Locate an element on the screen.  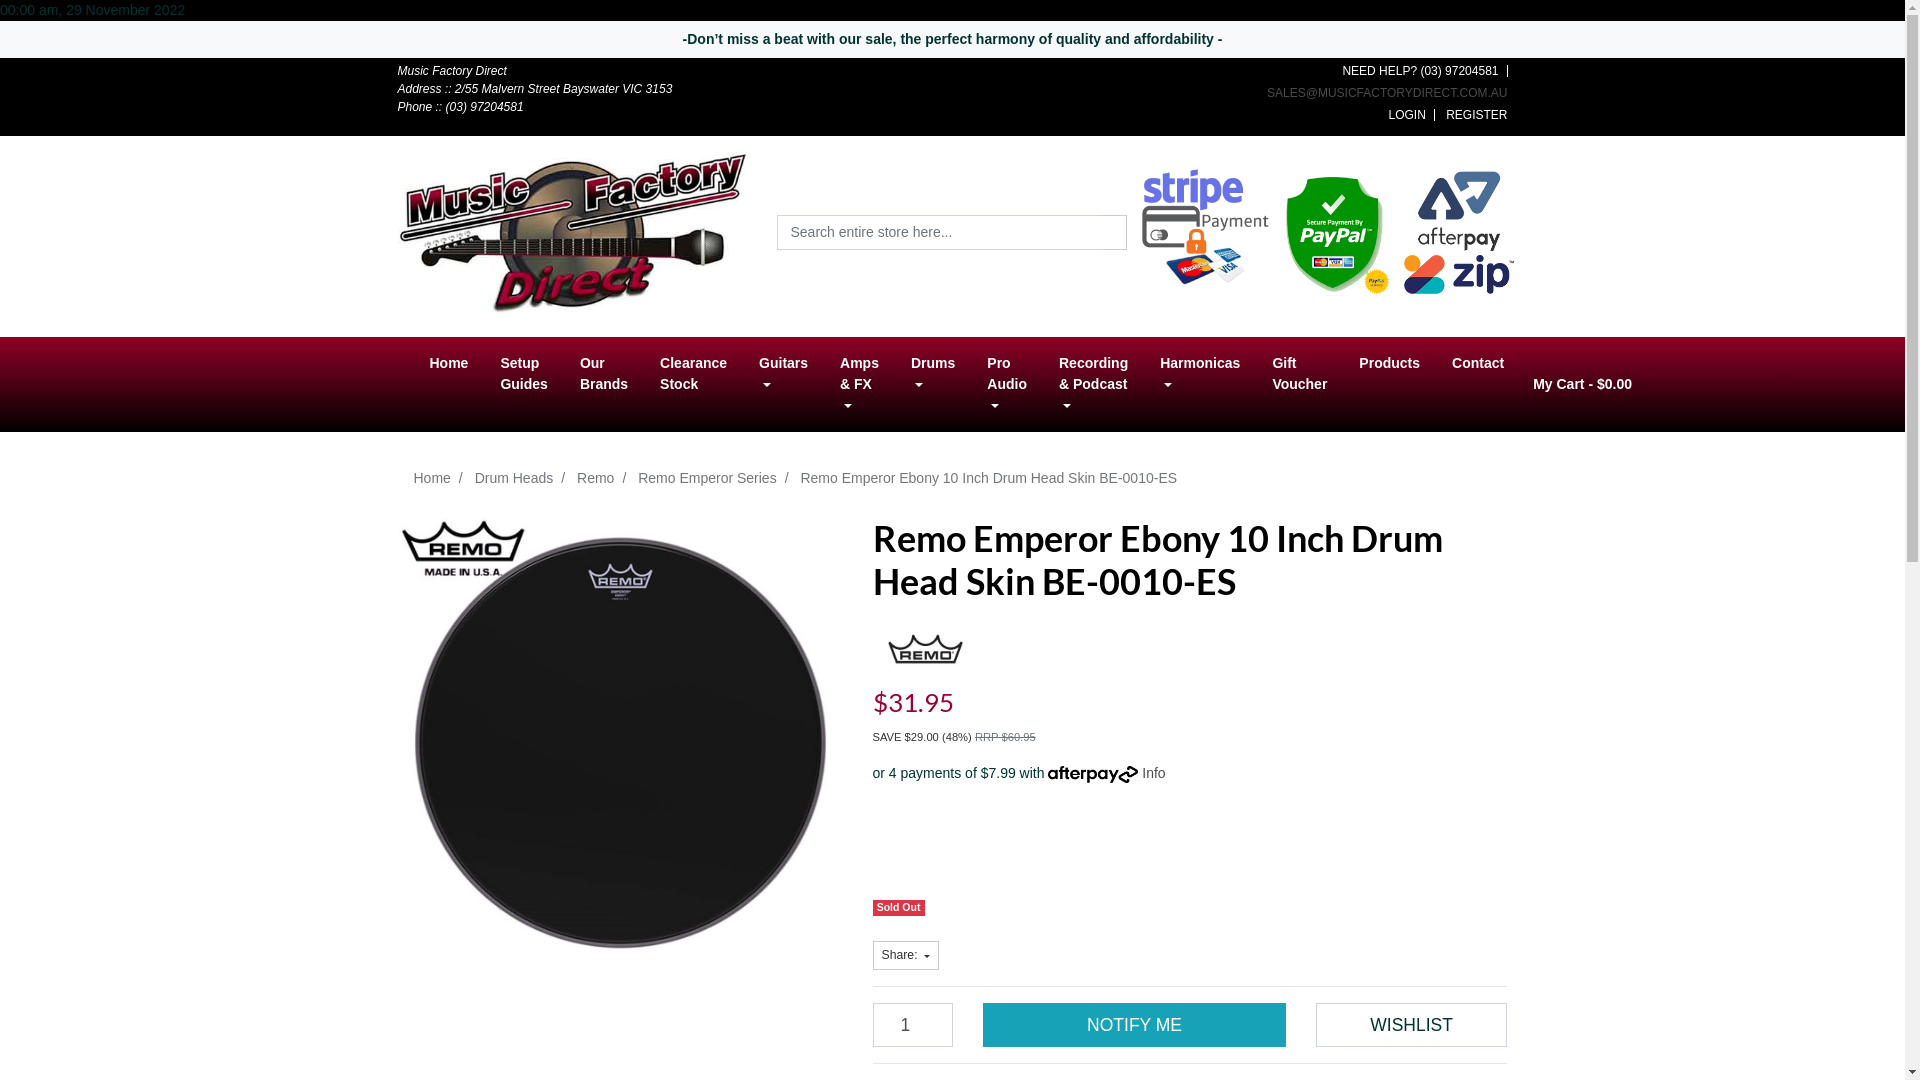
'Drums' is located at coordinates (931, 374).